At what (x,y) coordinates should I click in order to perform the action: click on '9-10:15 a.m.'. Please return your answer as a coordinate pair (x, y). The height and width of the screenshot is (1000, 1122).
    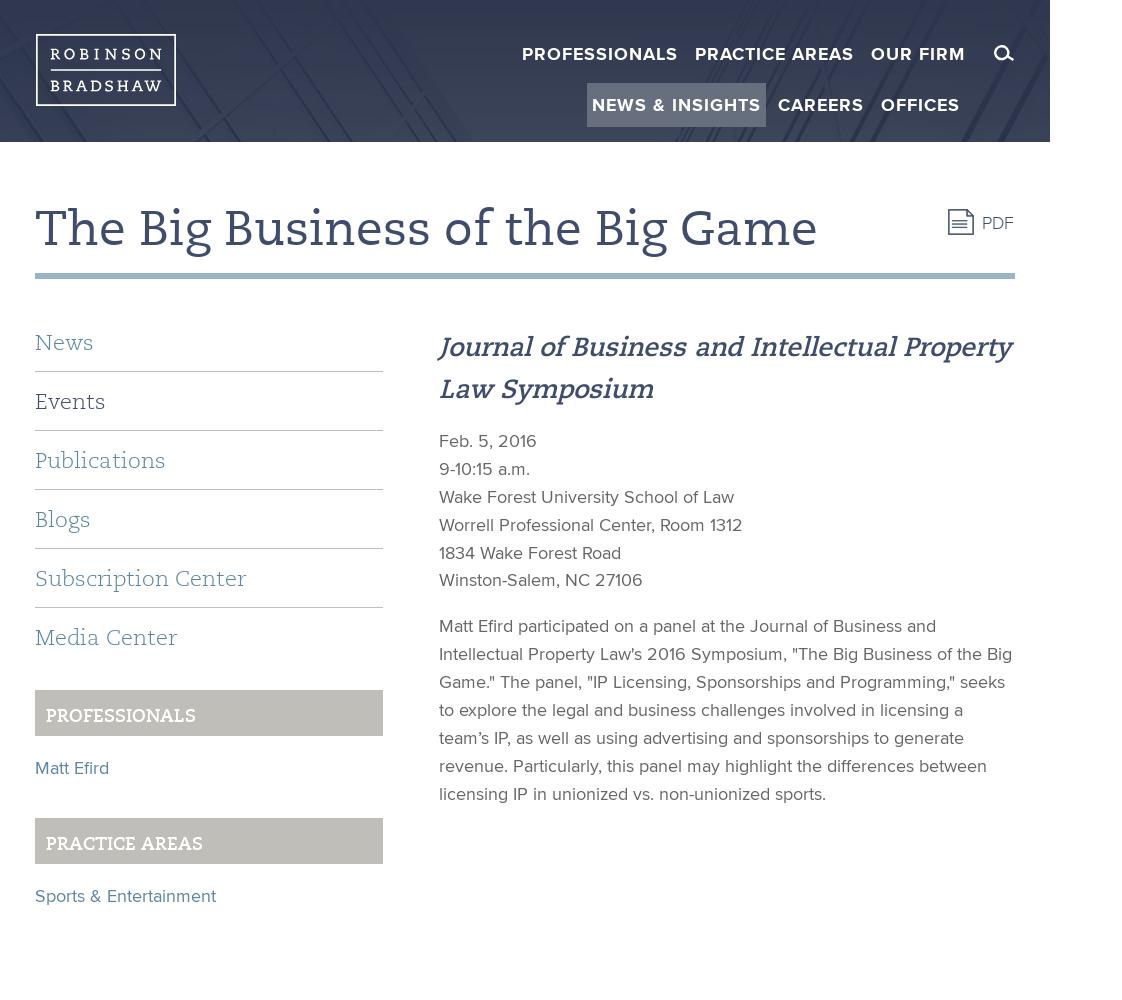
    Looking at the image, I should click on (484, 466).